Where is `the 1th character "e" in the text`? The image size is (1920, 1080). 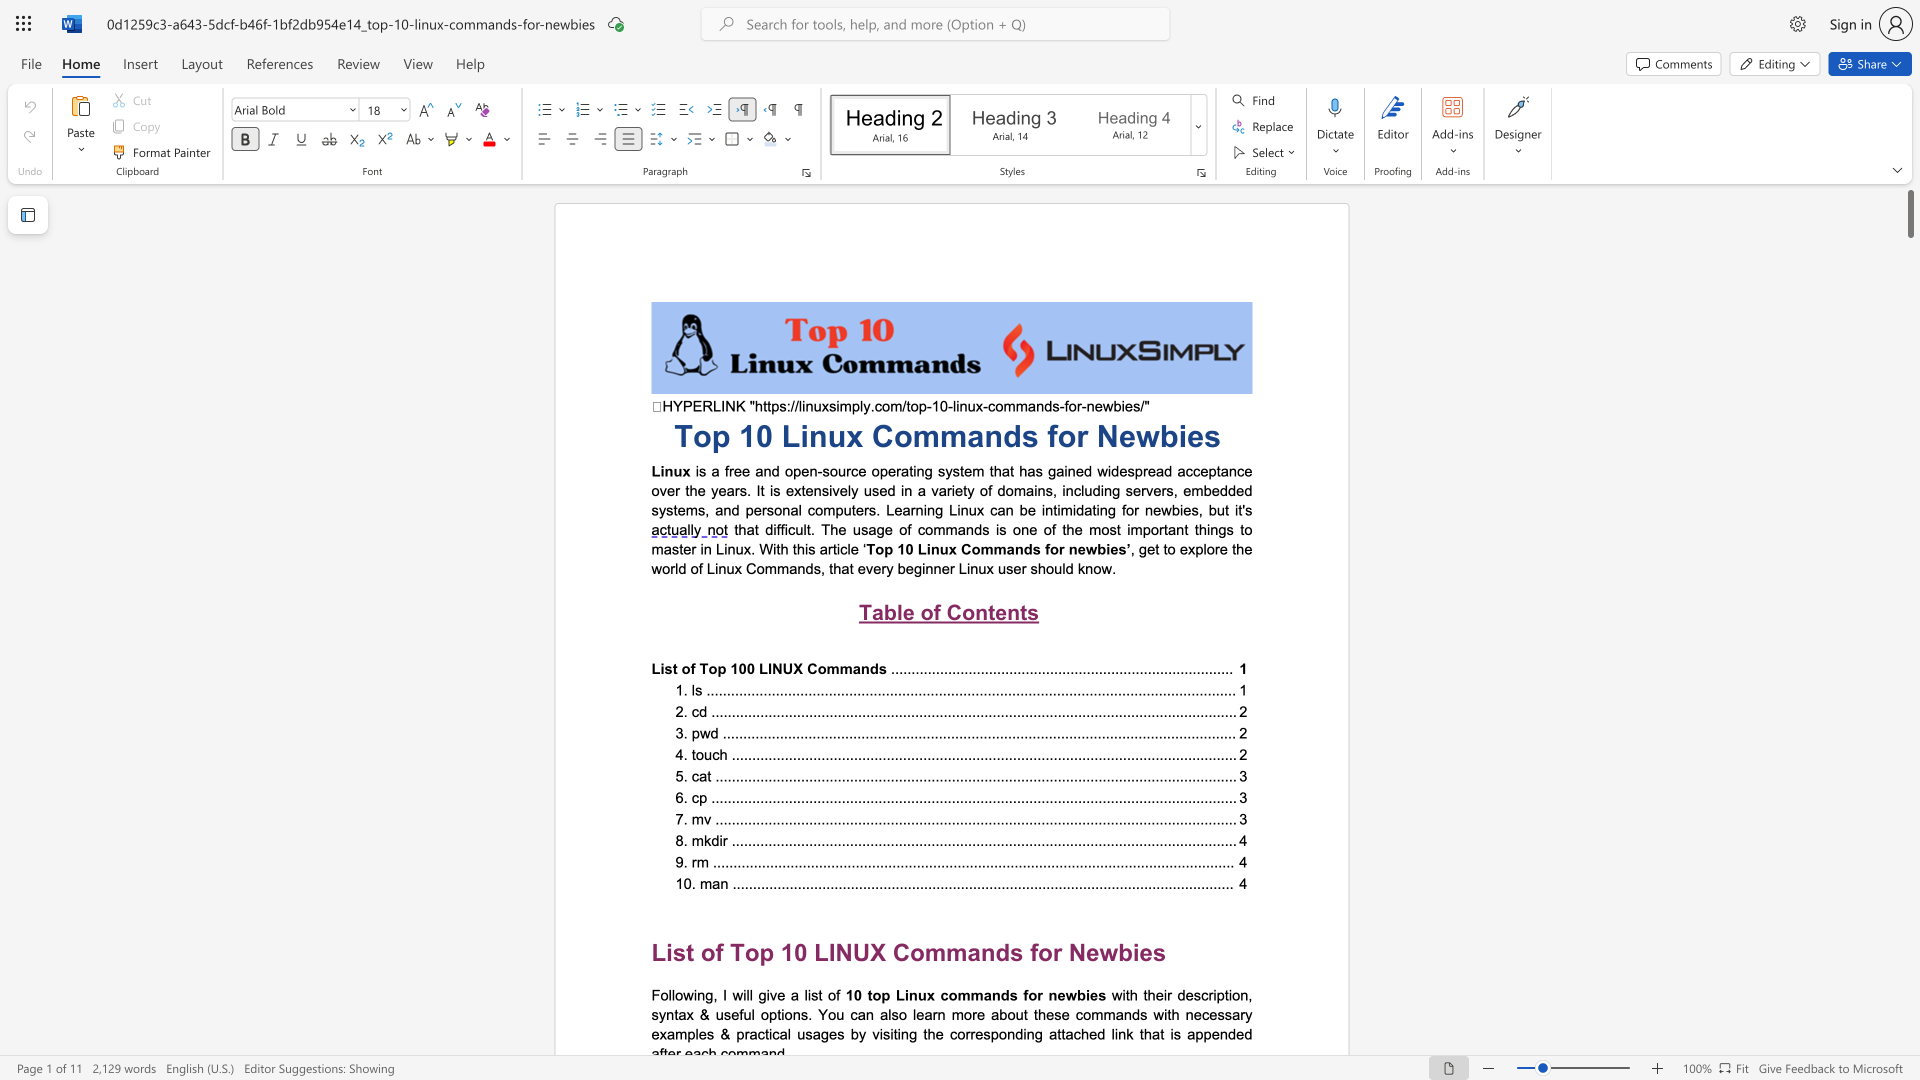 the 1th character "e" in the text is located at coordinates (1060, 995).